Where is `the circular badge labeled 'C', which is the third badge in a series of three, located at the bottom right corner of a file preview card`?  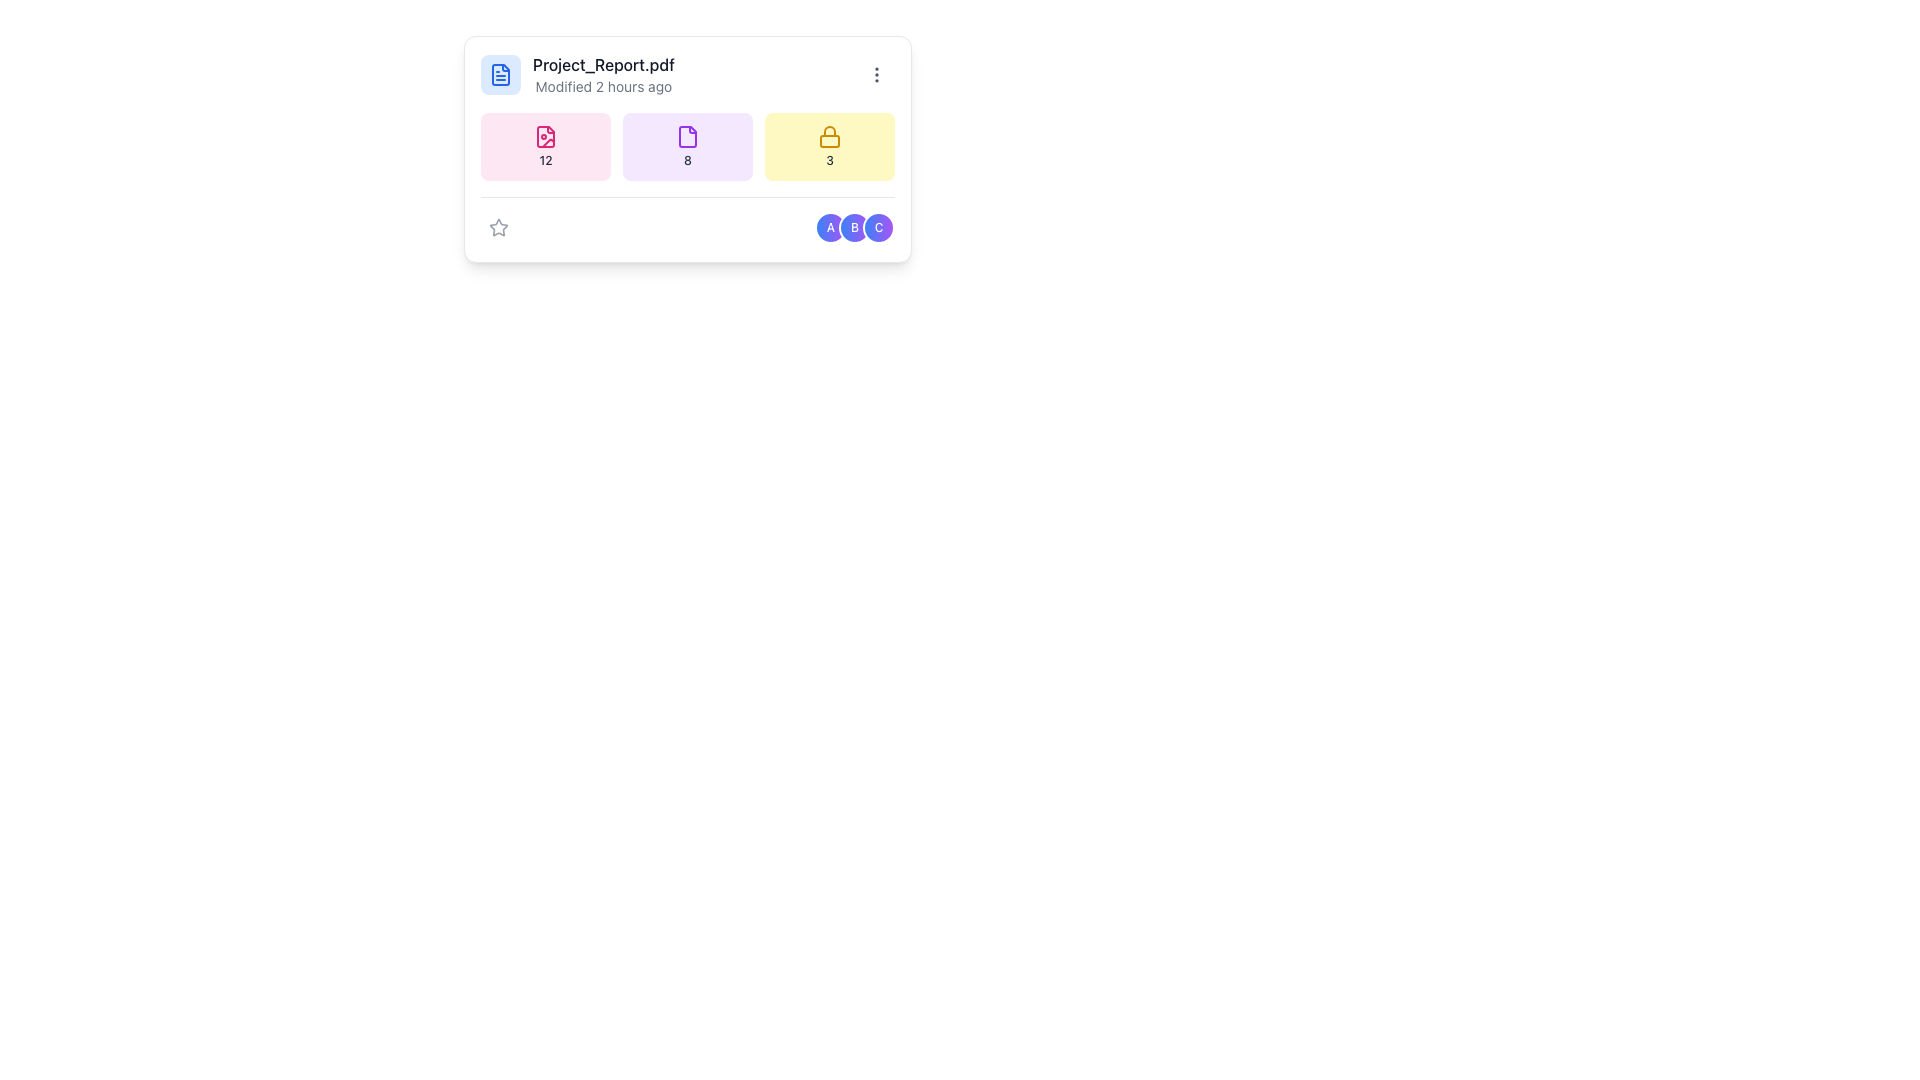 the circular badge labeled 'C', which is the third badge in a series of three, located at the bottom right corner of a file preview card is located at coordinates (878, 226).